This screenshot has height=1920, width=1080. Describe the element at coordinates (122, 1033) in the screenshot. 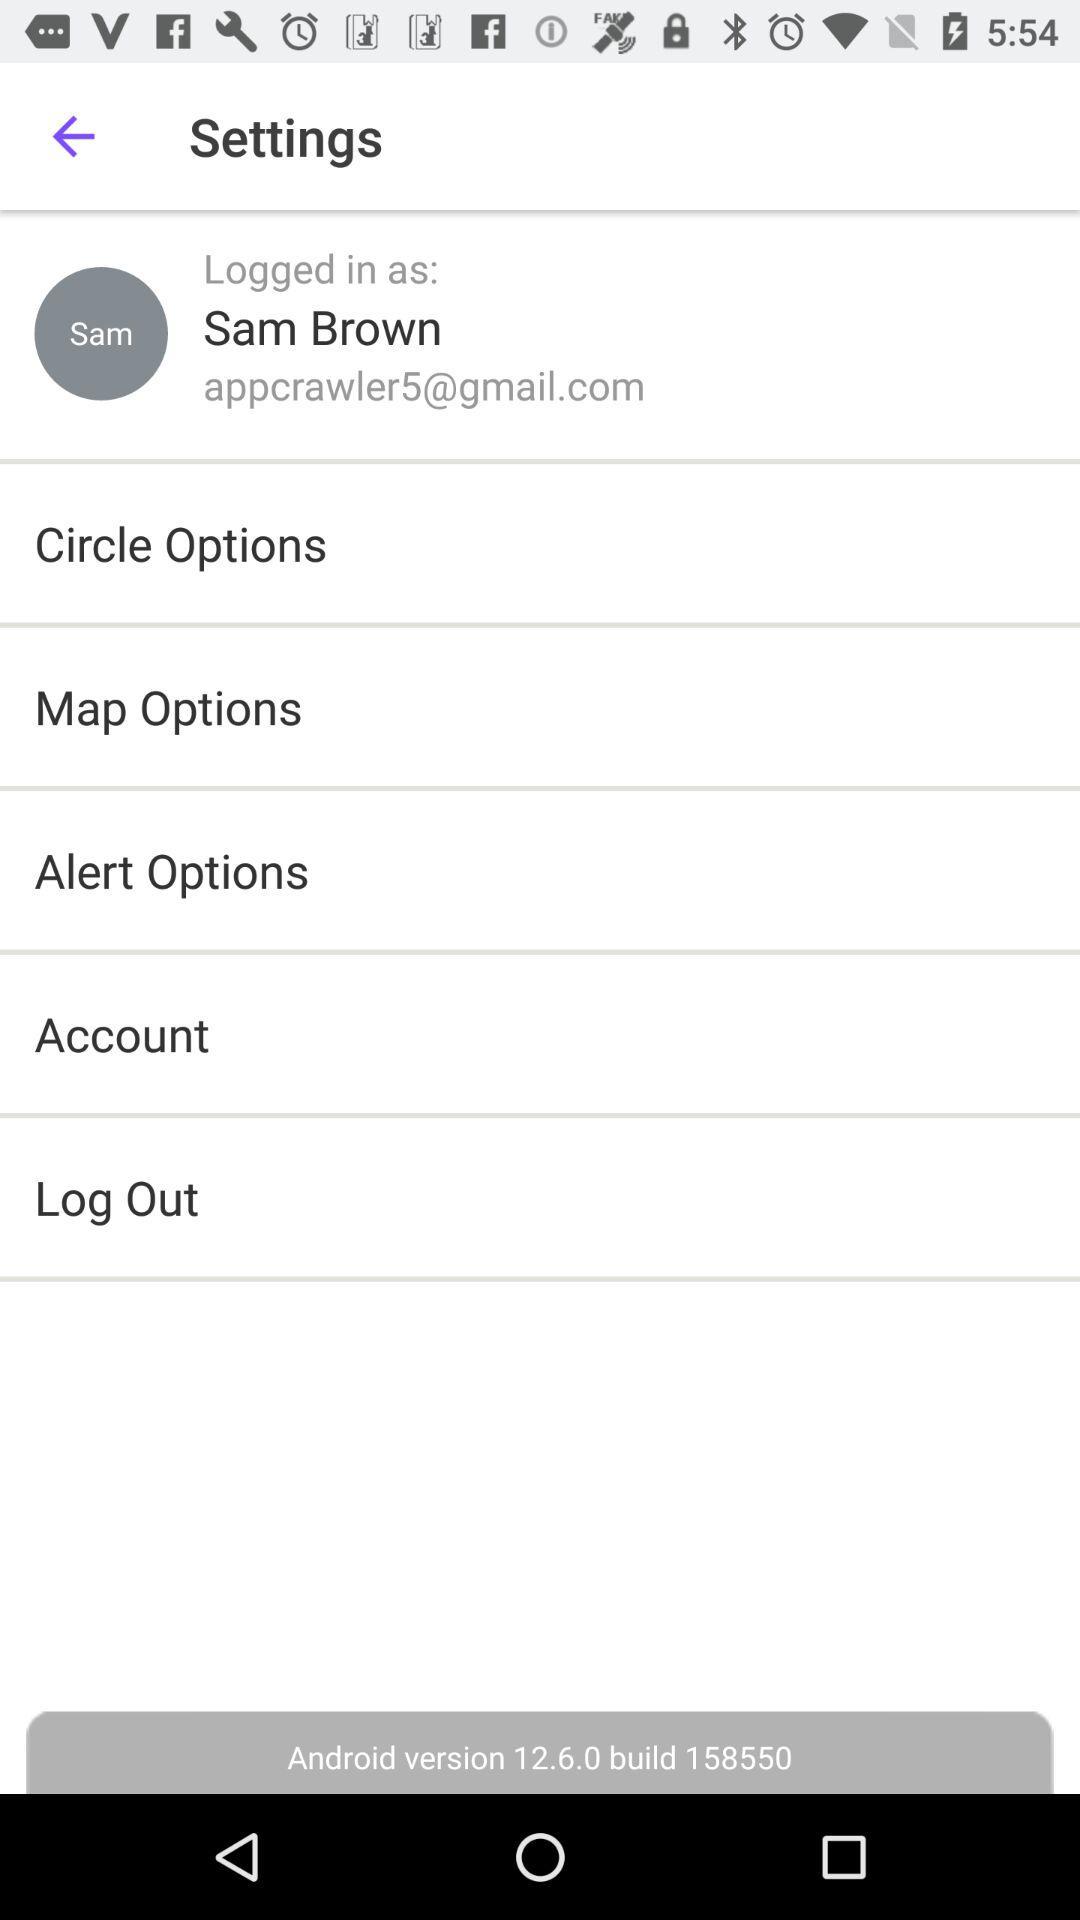

I see `account item` at that location.